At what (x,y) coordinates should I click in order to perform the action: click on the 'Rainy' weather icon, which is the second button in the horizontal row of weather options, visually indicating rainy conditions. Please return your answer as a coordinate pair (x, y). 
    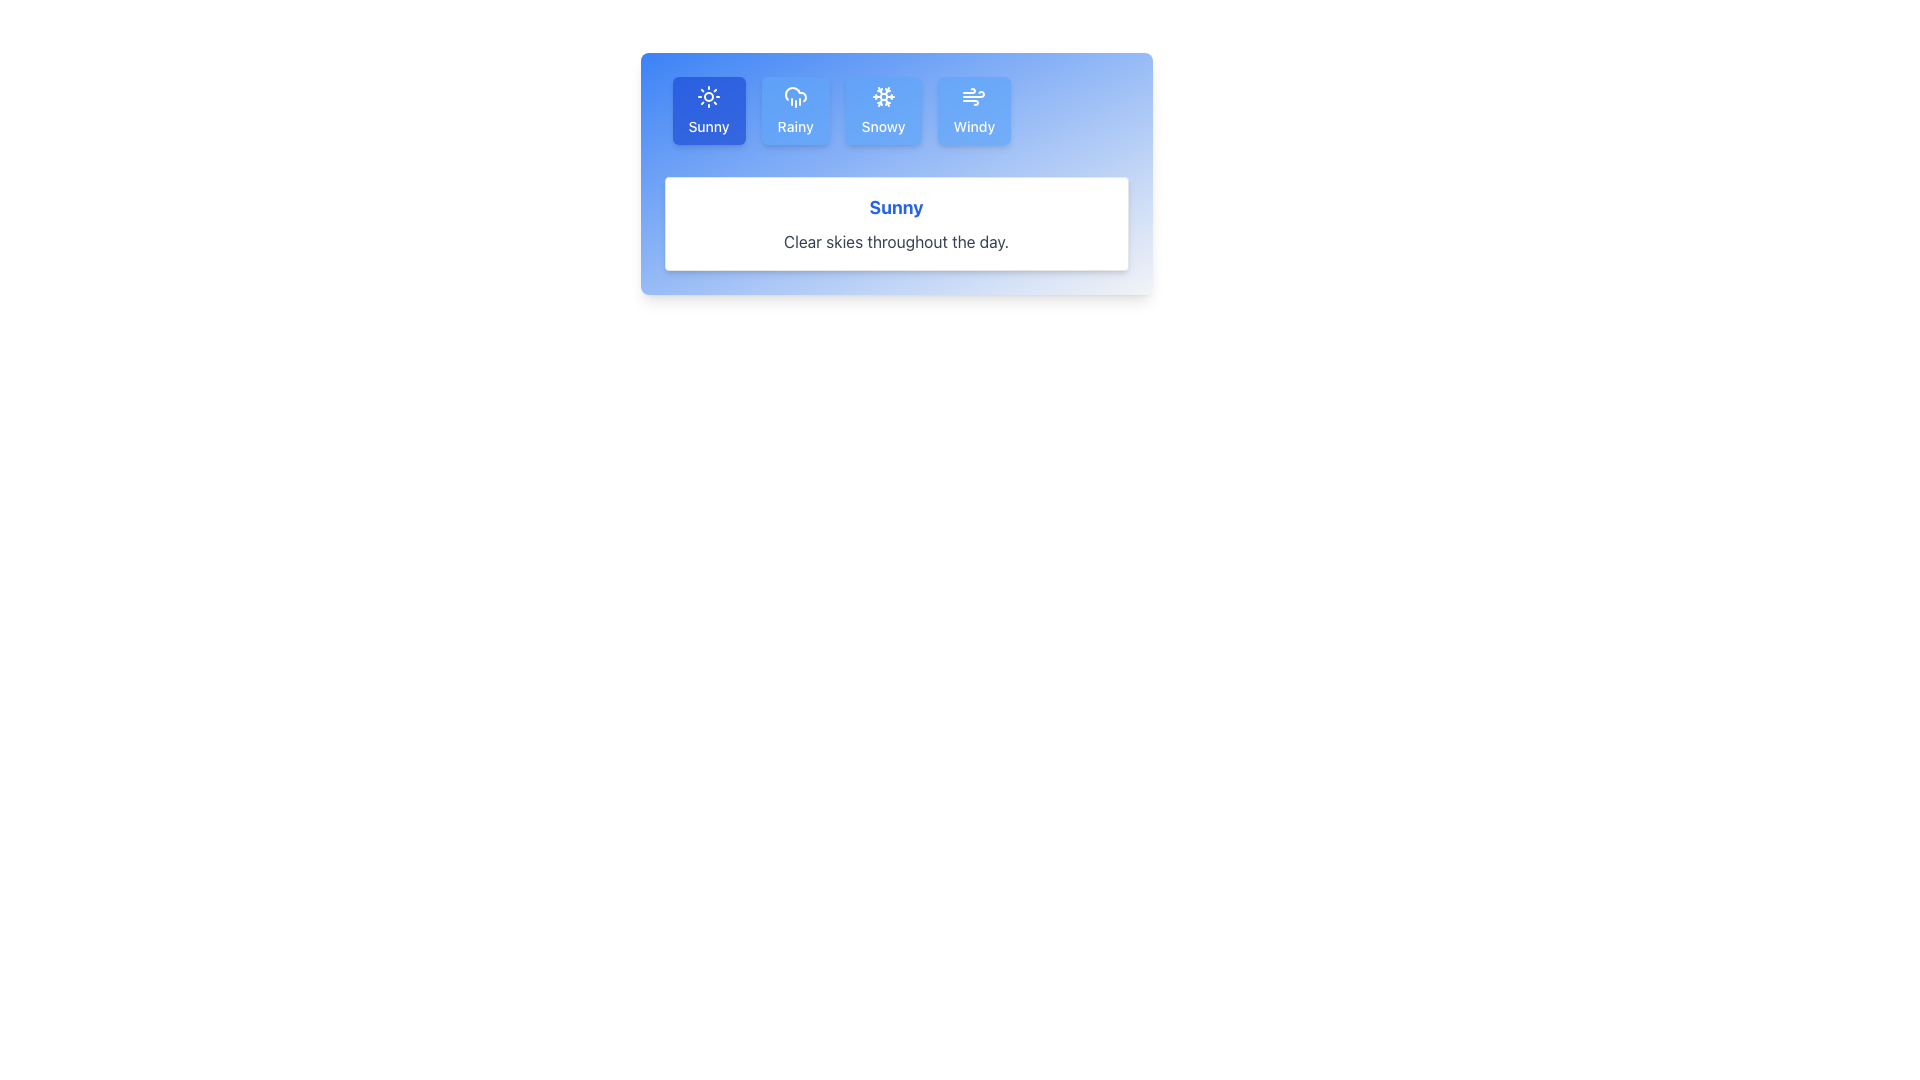
    Looking at the image, I should click on (794, 96).